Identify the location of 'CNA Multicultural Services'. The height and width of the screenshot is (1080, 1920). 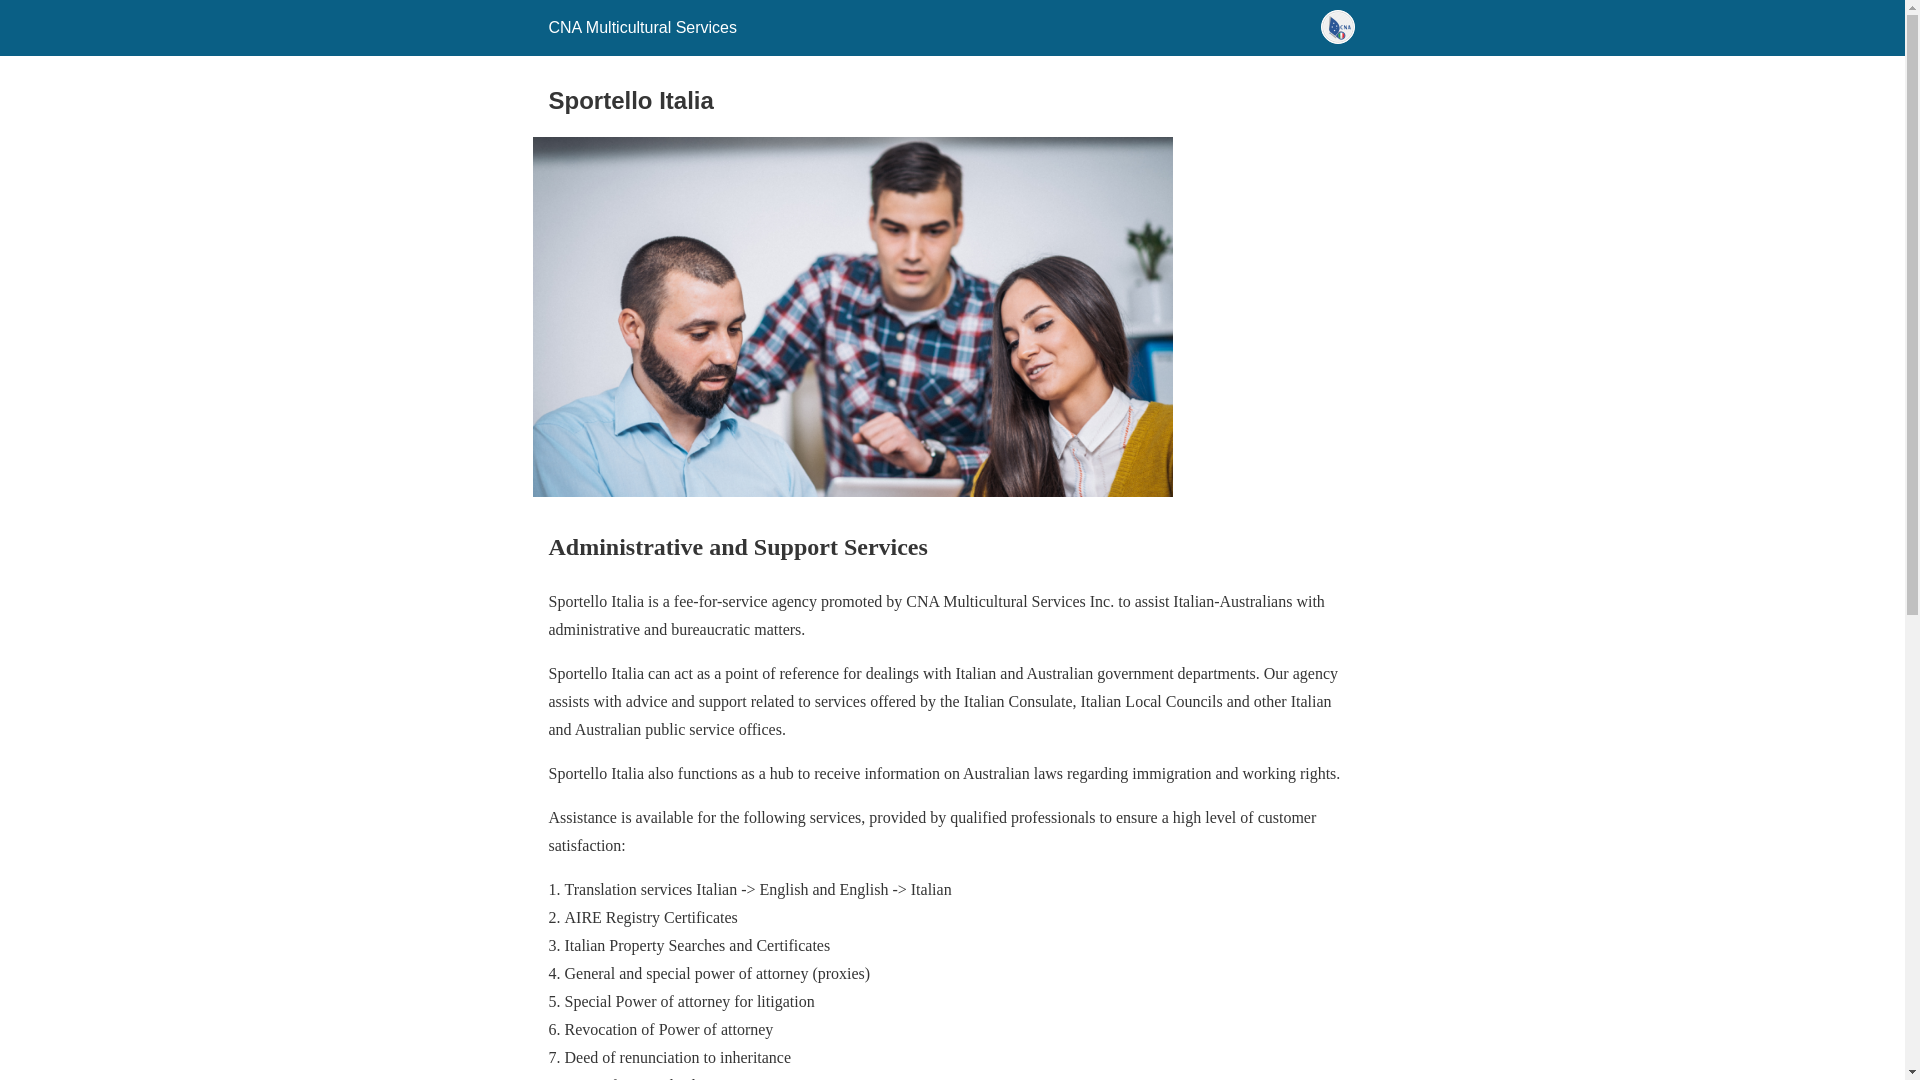
(642, 27).